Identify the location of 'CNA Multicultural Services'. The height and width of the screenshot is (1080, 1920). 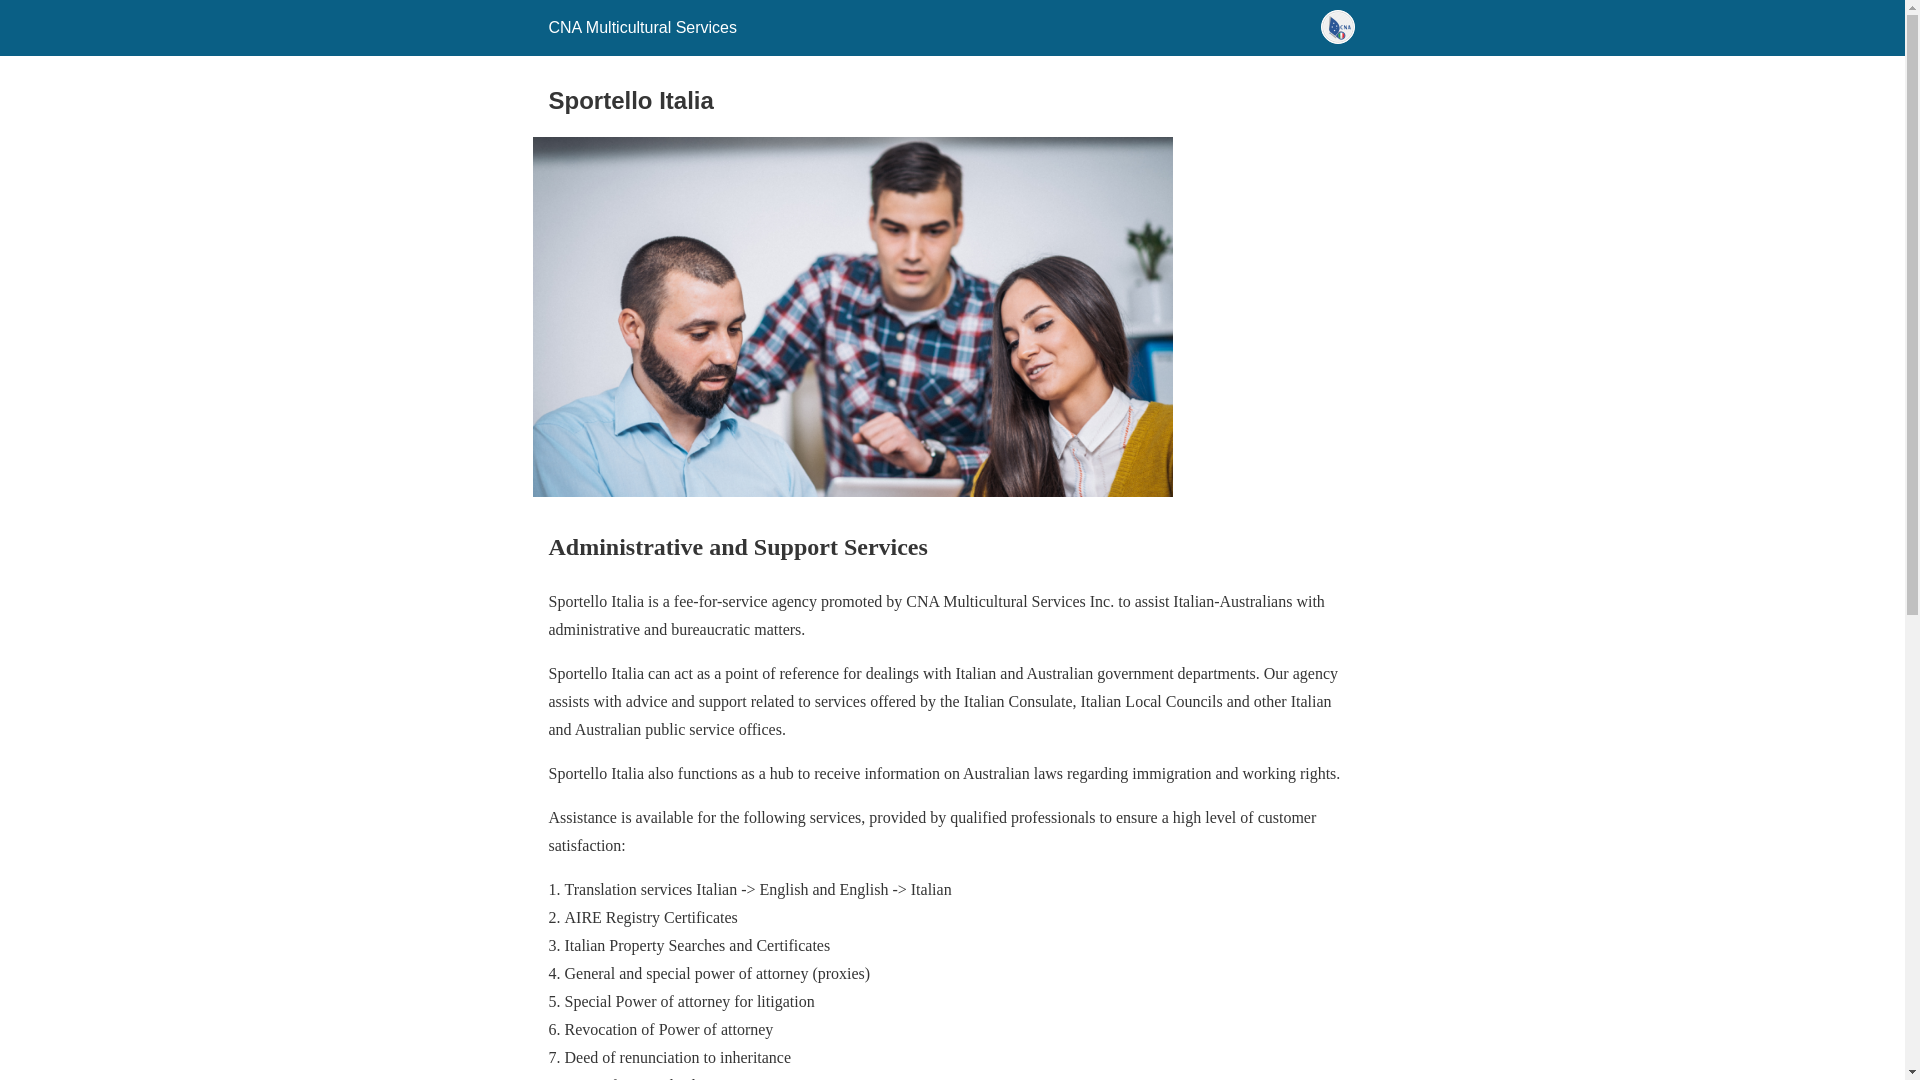
(642, 27).